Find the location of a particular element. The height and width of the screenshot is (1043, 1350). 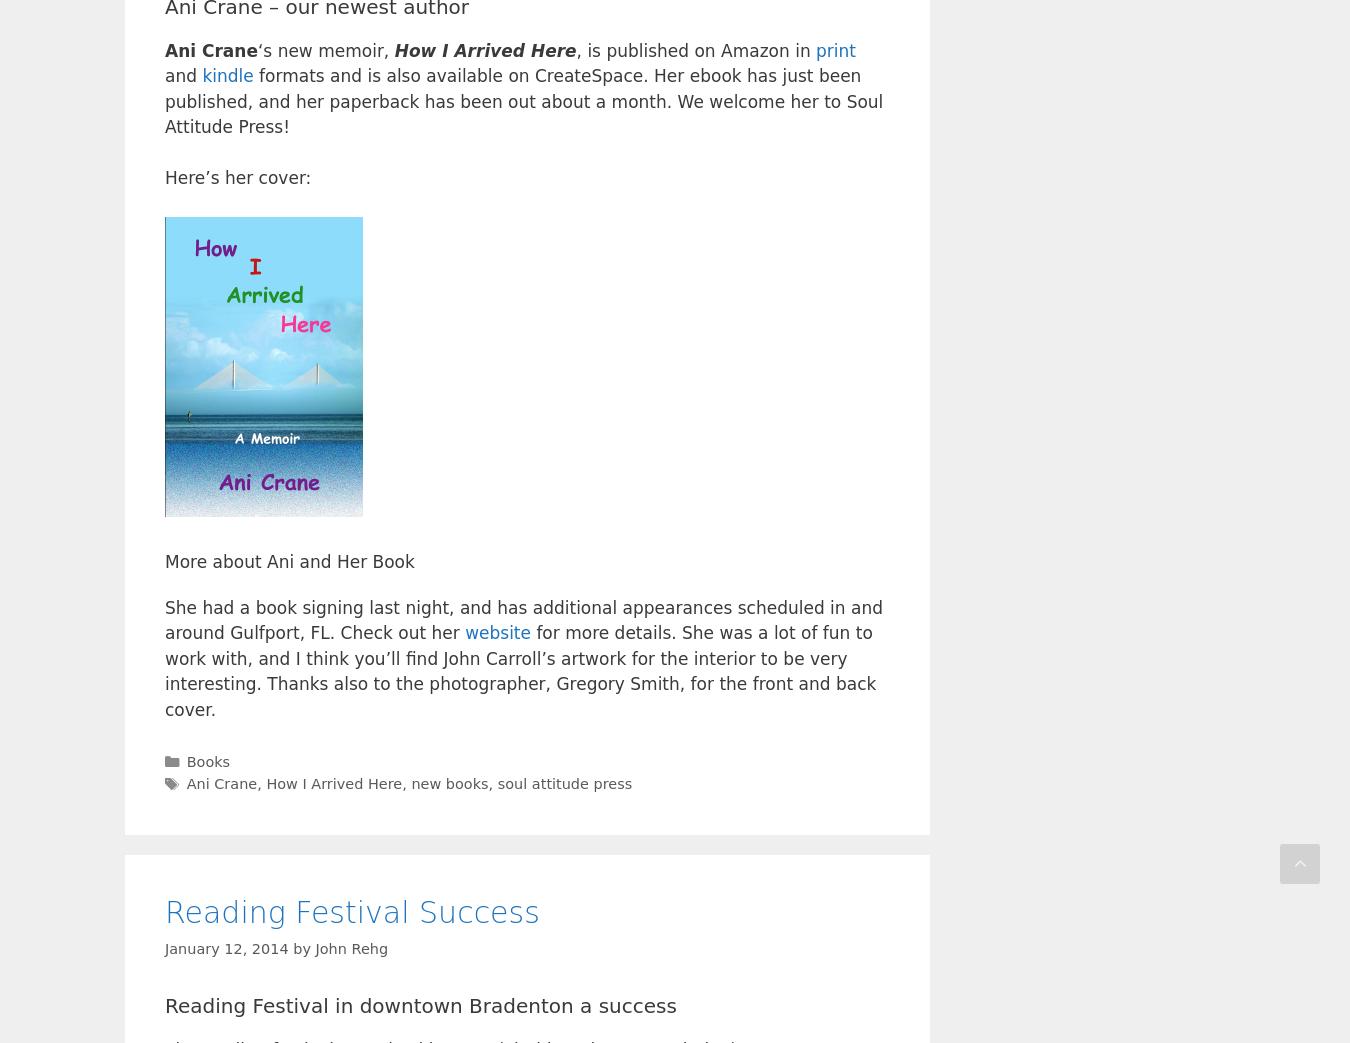

'John Rehg' is located at coordinates (351, 946).